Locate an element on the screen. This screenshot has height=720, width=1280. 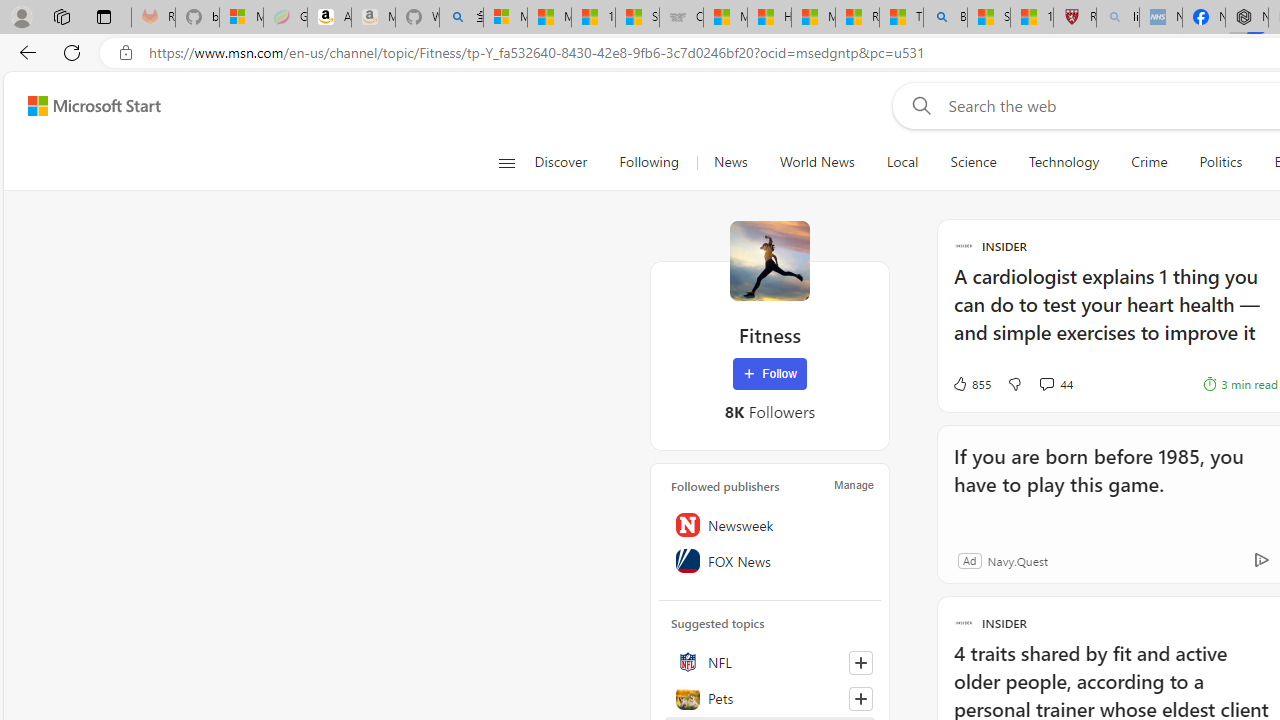
'World News' is located at coordinates (816, 162).